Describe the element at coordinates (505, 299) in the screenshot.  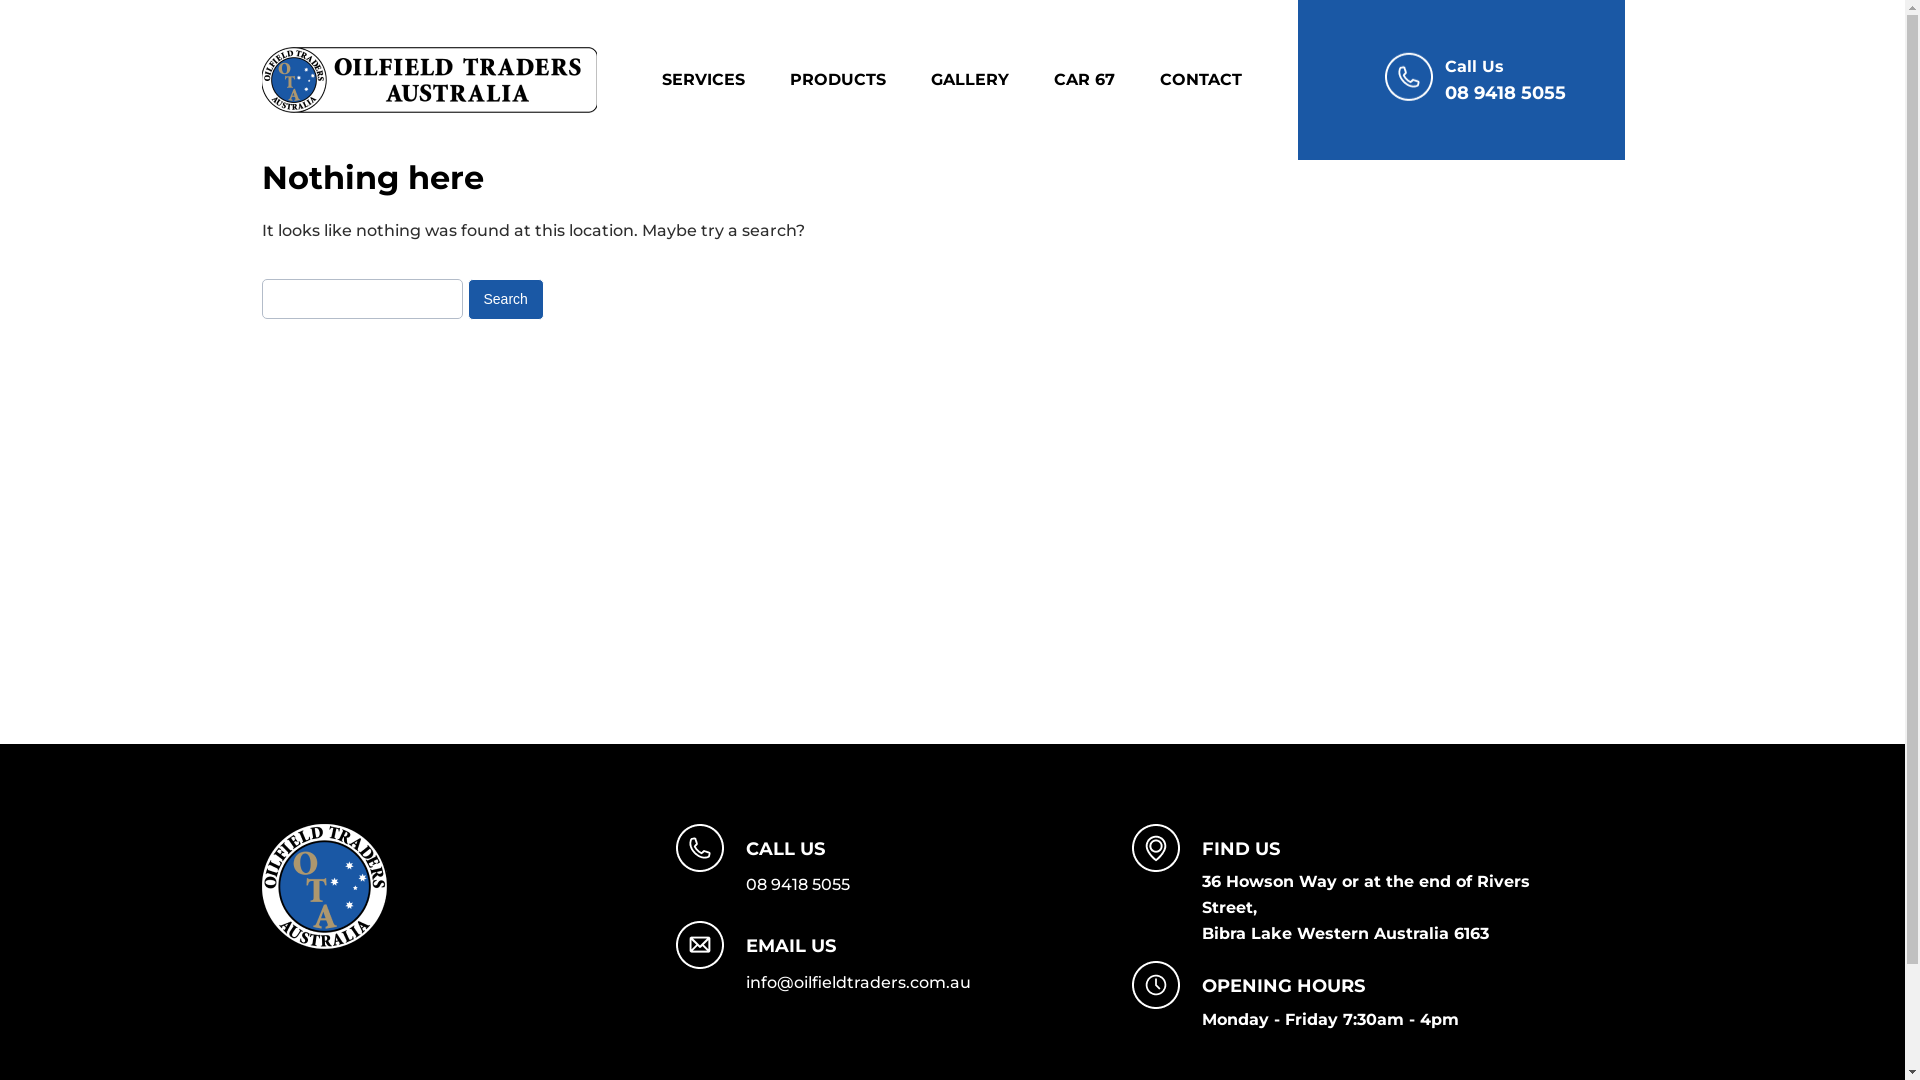
I see `'Search'` at that location.